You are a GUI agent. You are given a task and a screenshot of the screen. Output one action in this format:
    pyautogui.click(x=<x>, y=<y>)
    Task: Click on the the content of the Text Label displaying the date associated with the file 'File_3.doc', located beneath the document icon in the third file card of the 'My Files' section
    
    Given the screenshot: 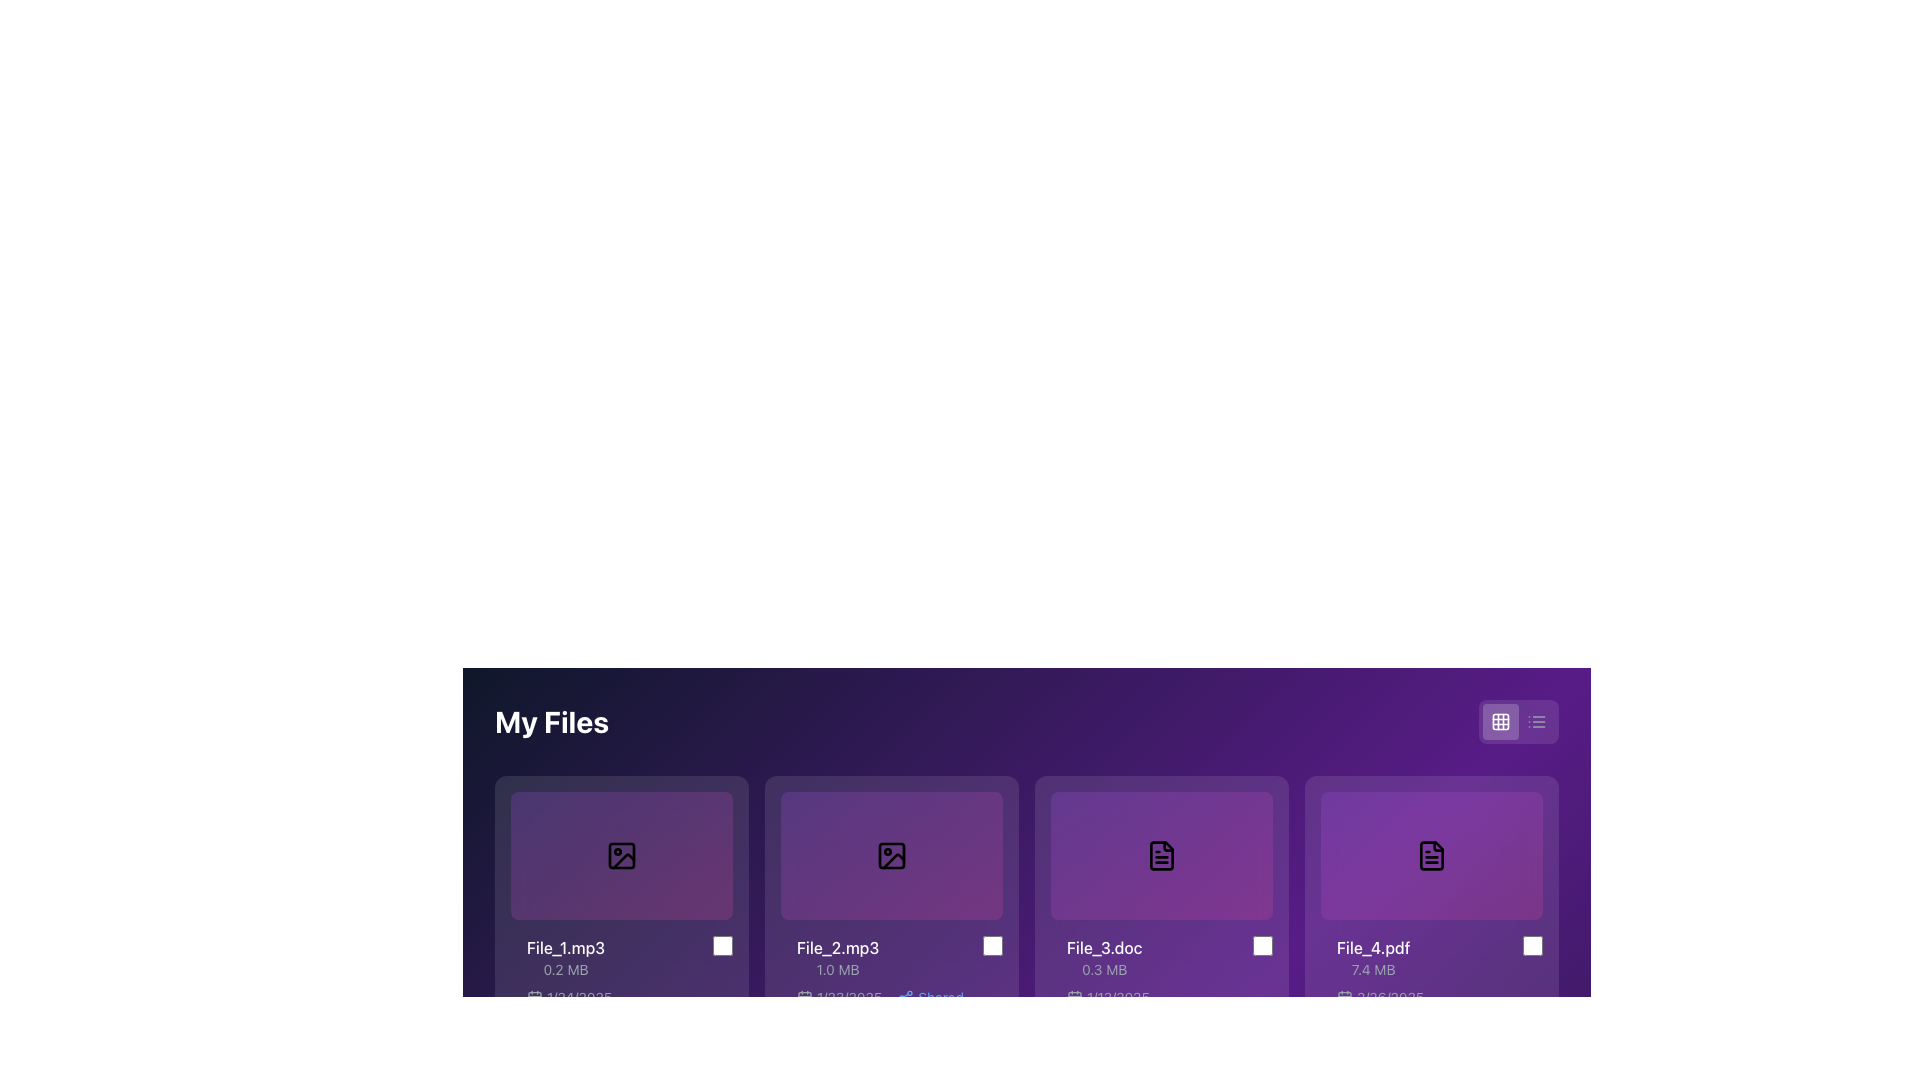 What is the action you would take?
    pyautogui.click(x=1107, y=998)
    